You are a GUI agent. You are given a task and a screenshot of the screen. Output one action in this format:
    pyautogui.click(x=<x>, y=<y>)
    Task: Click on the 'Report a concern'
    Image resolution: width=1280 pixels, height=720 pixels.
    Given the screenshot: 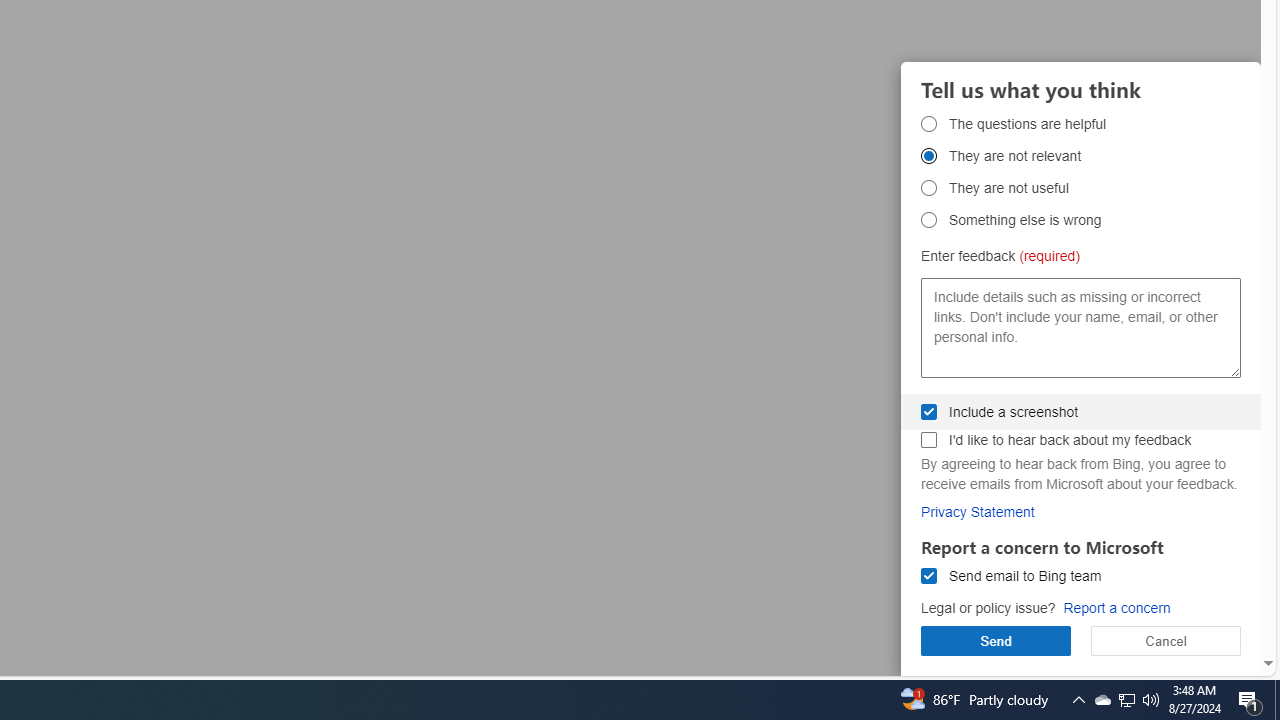 What is the action you would take?
    pyautogui.click(x=1115, y=607)
    